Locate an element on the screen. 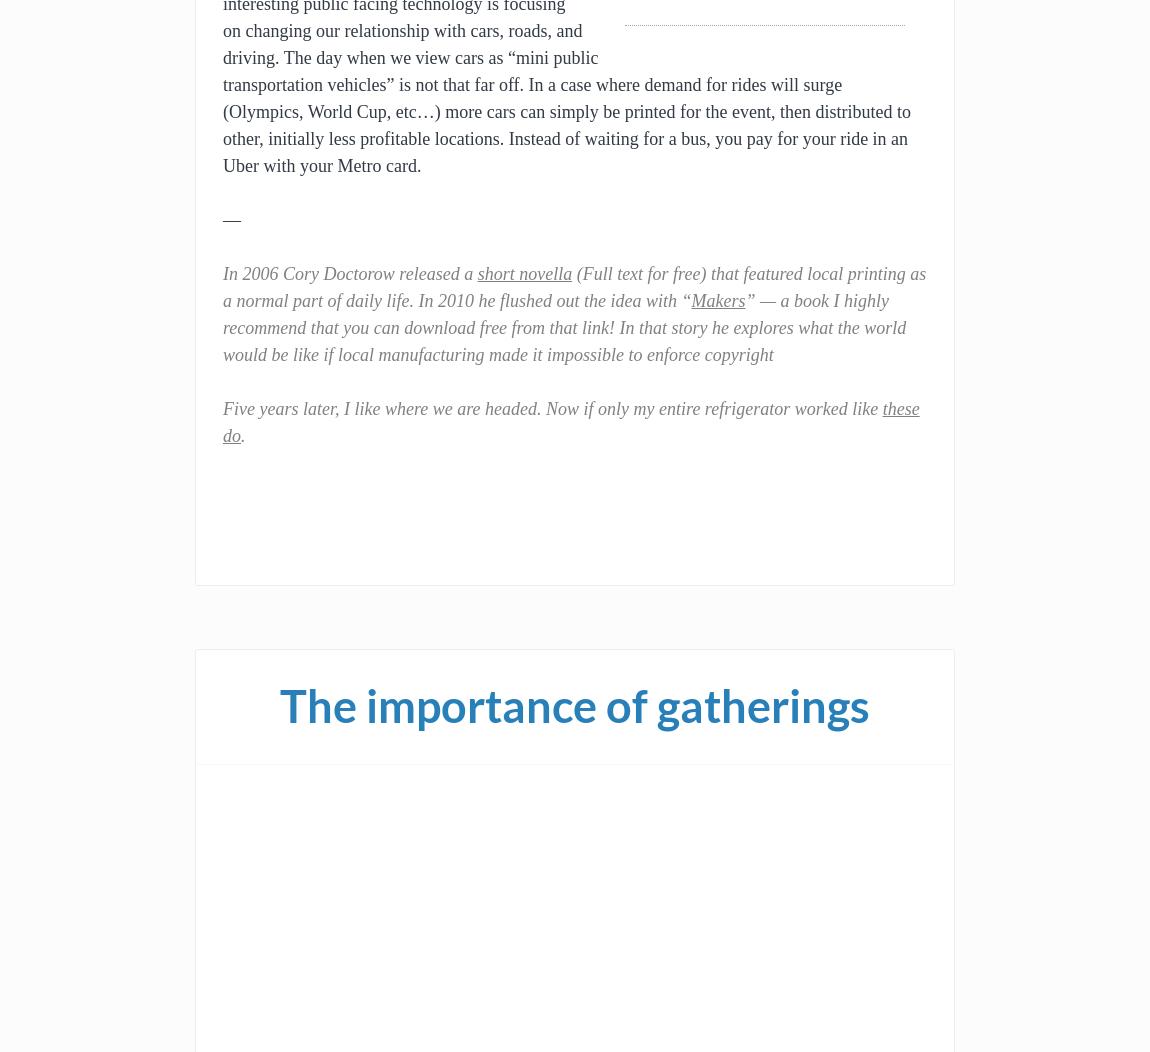 This screenshot has width=1150, height=1052. 'short novella' is located at coordinates (524, 274).